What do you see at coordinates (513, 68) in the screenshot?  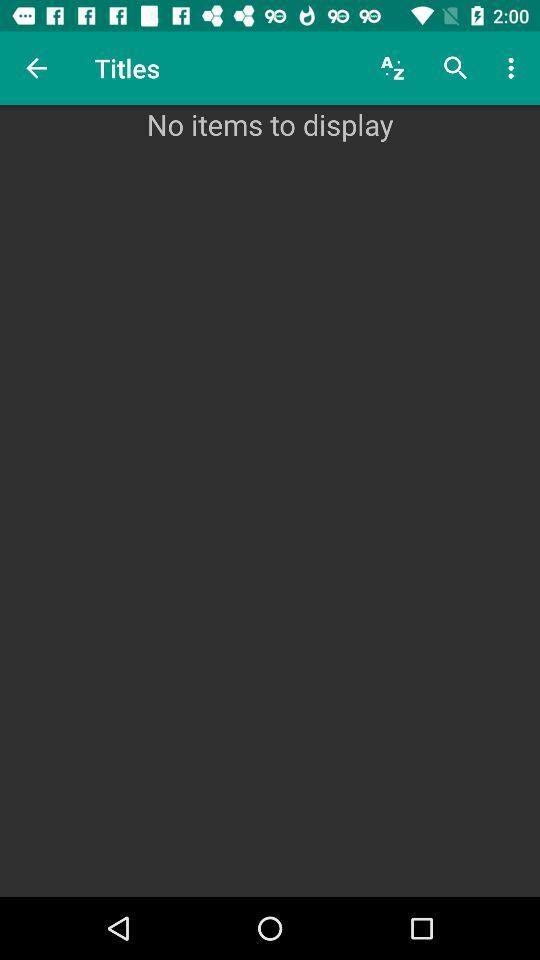 I see `the item above no items to item` at bounding box center [513, 68].